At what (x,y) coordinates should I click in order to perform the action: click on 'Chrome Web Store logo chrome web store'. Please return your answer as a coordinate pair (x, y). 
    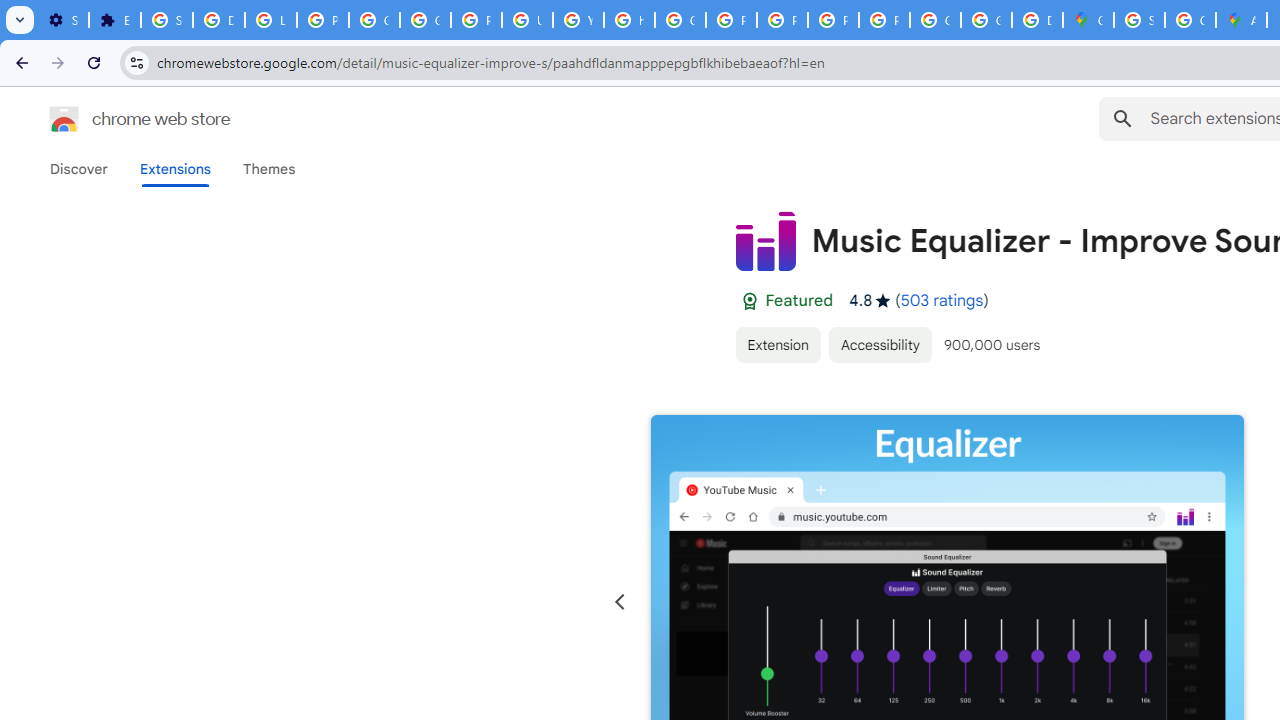
    Looking at the image, I should click on (118, 119).